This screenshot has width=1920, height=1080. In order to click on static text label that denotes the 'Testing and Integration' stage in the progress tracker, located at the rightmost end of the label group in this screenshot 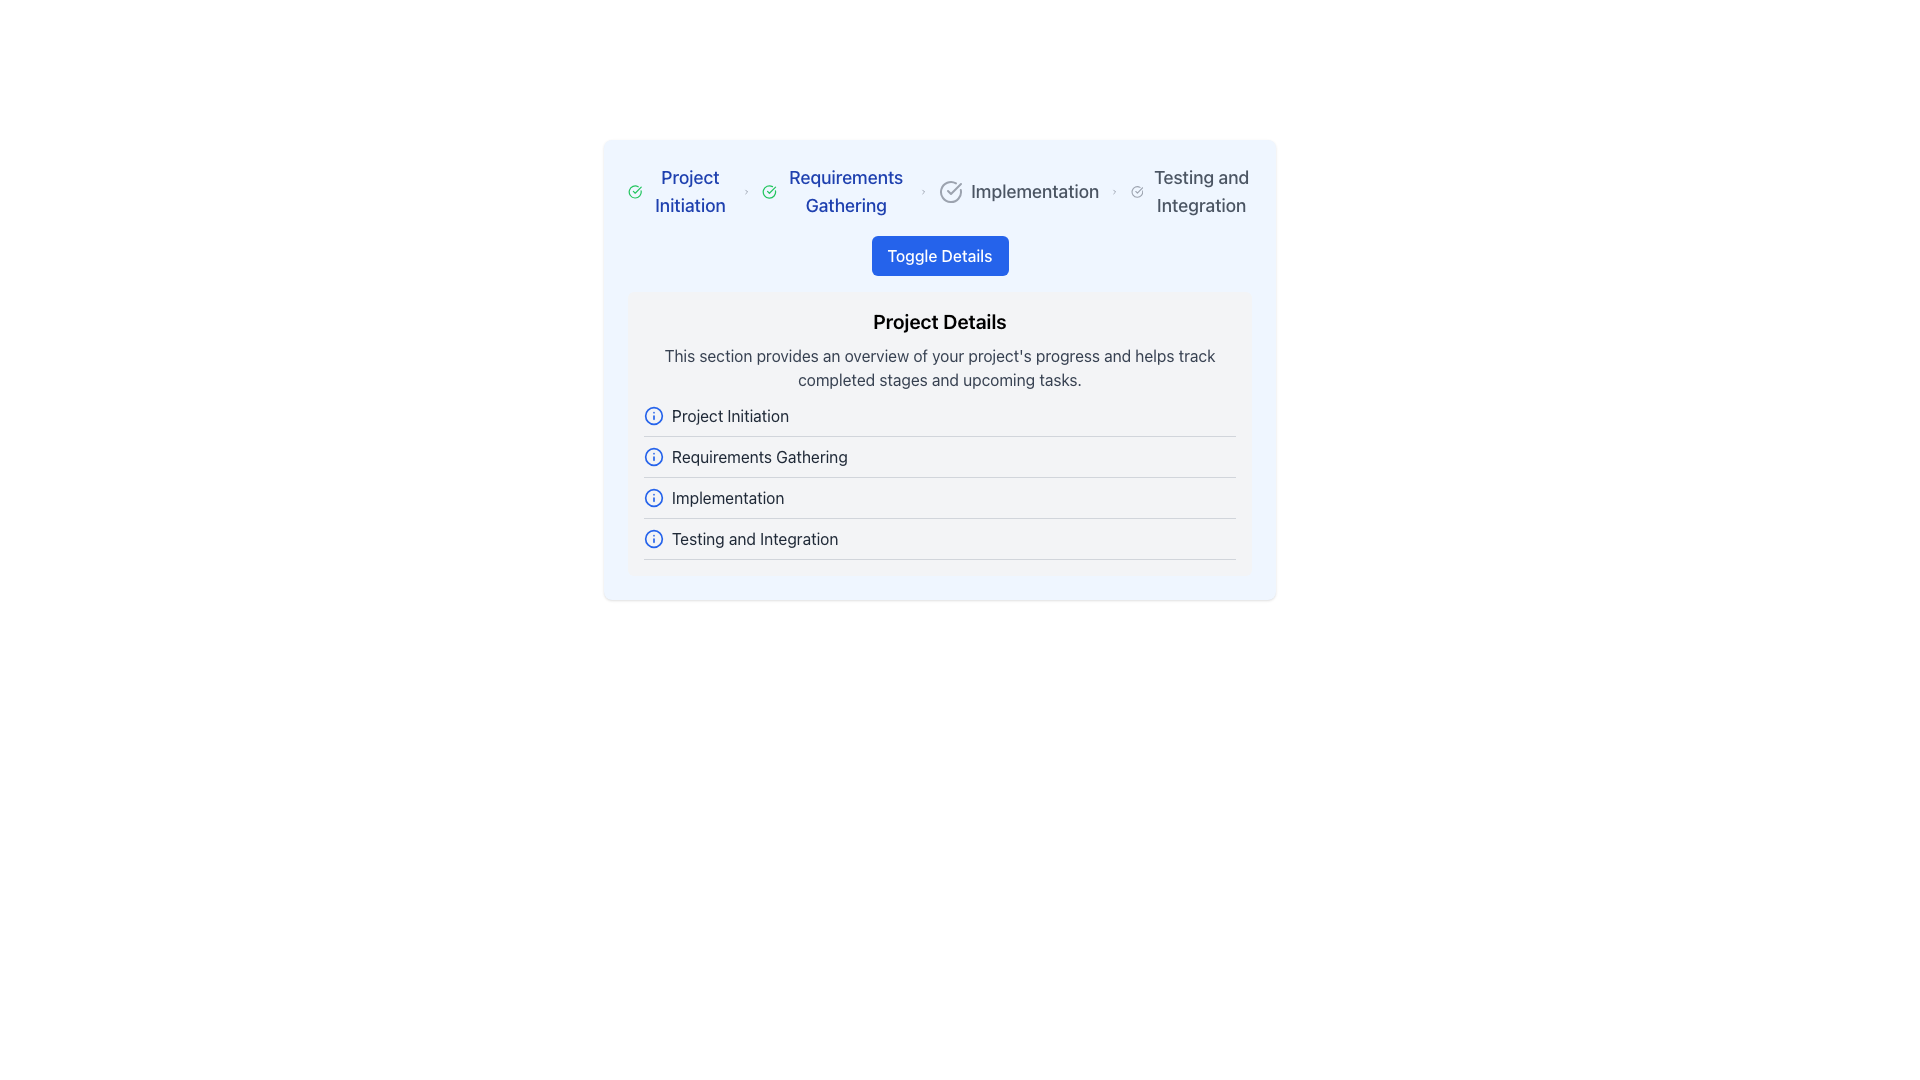, I will do `click(1200, 192)`.